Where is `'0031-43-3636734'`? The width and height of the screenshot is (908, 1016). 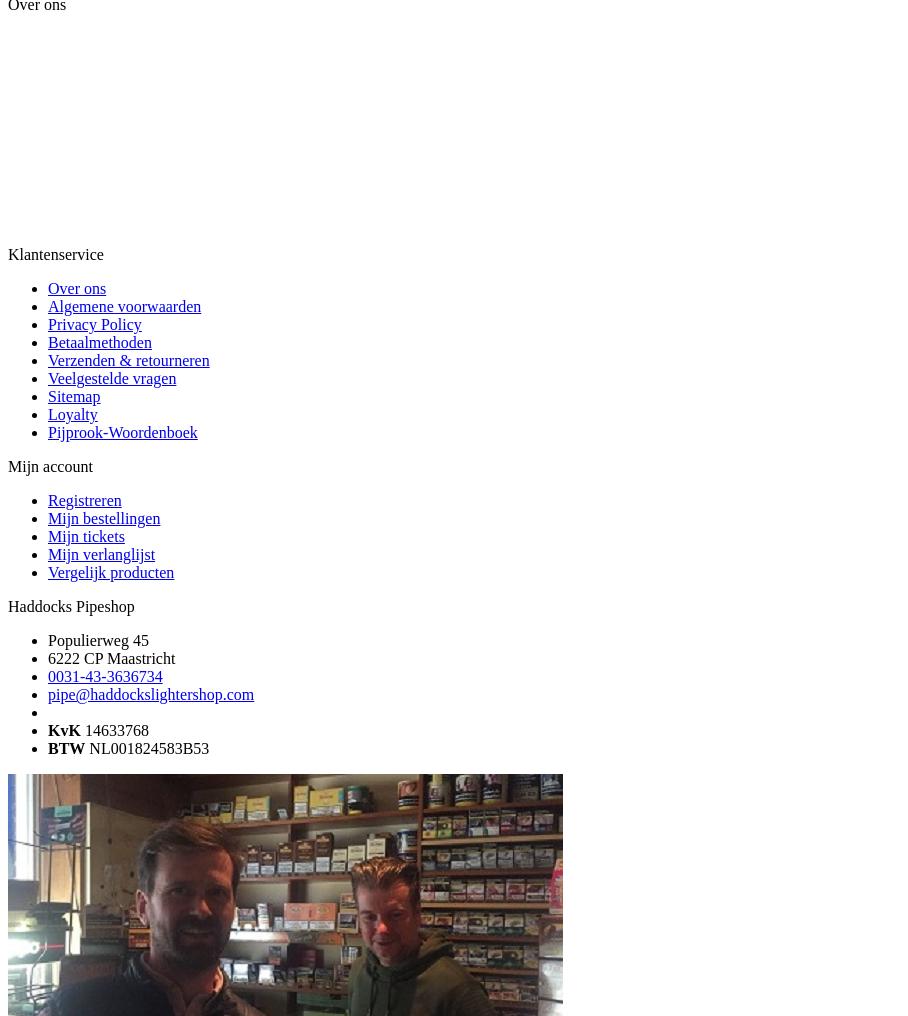 '0031-43-3636734' is located at coordinates (48, 675).